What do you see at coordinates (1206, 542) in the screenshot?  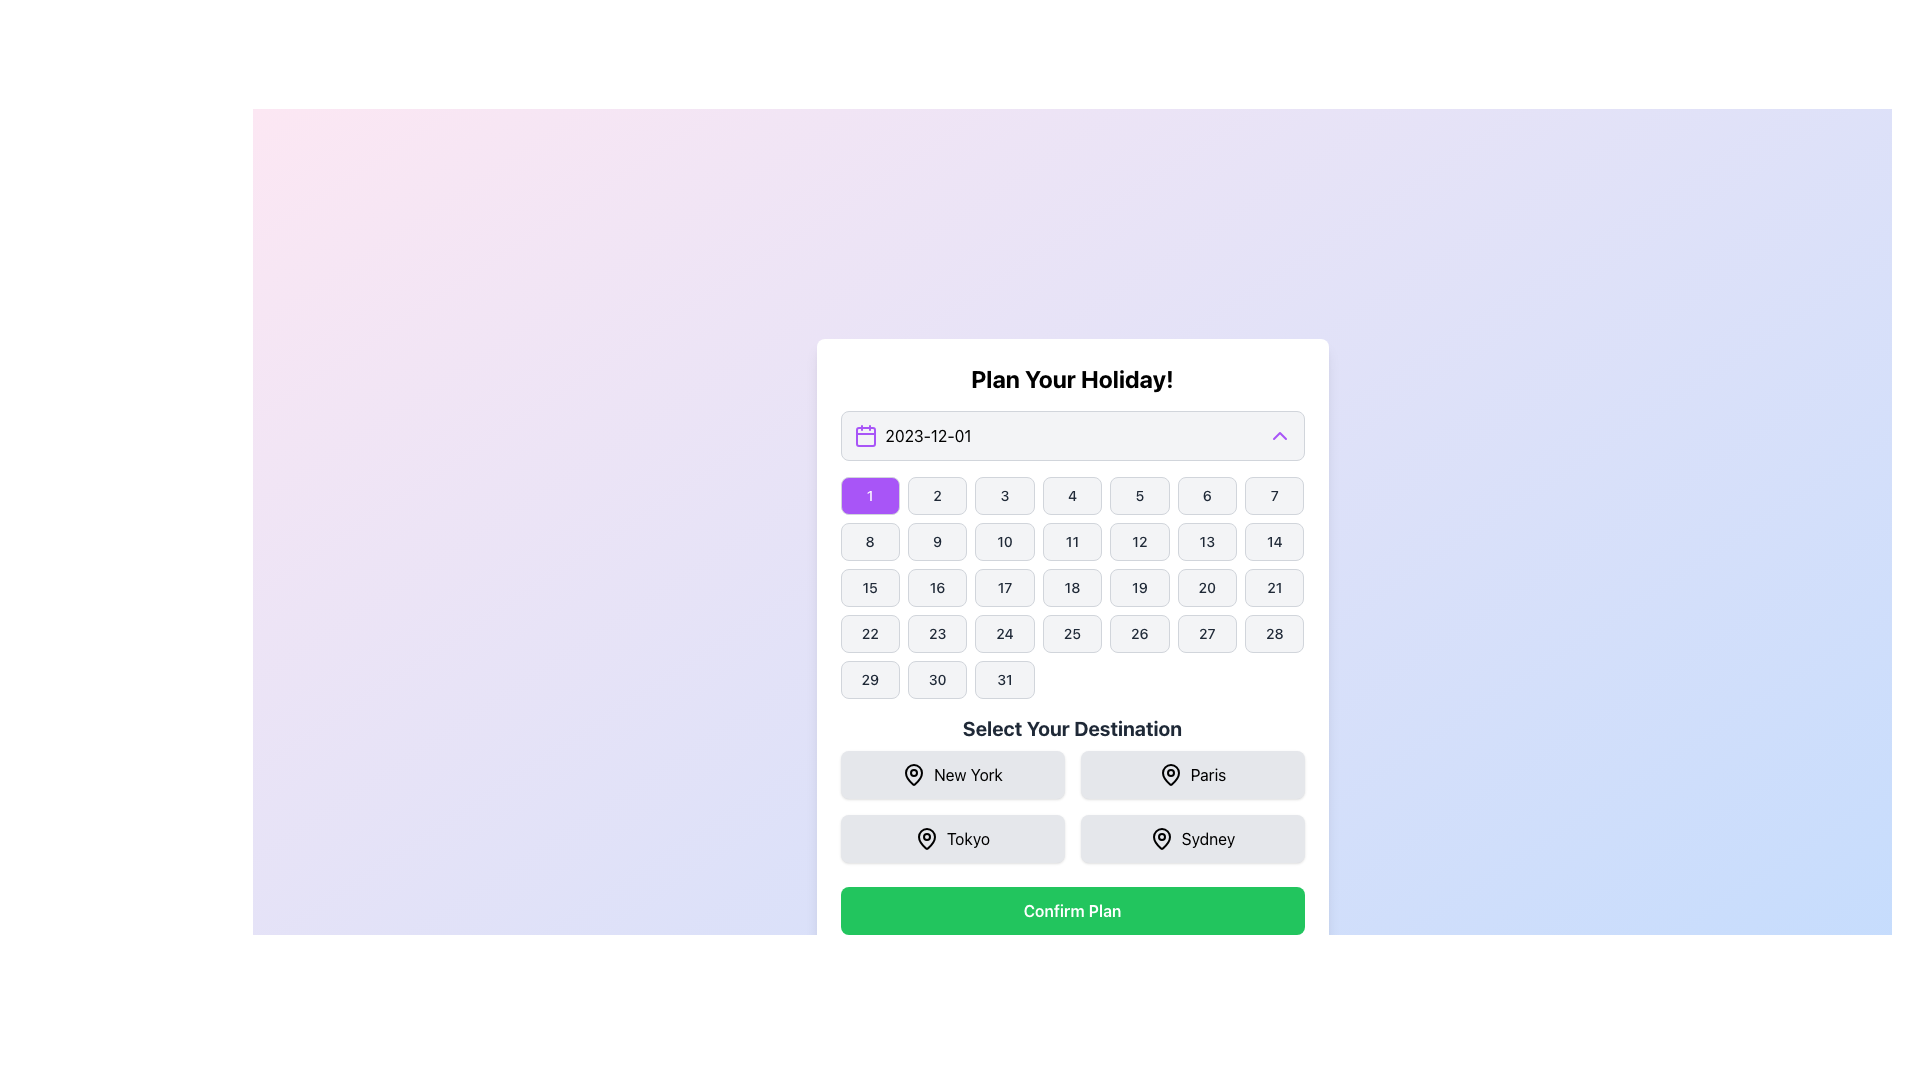 I see `the rounded rectangular button labeled '13' with a gray background` at bounding box center [1206, 542].